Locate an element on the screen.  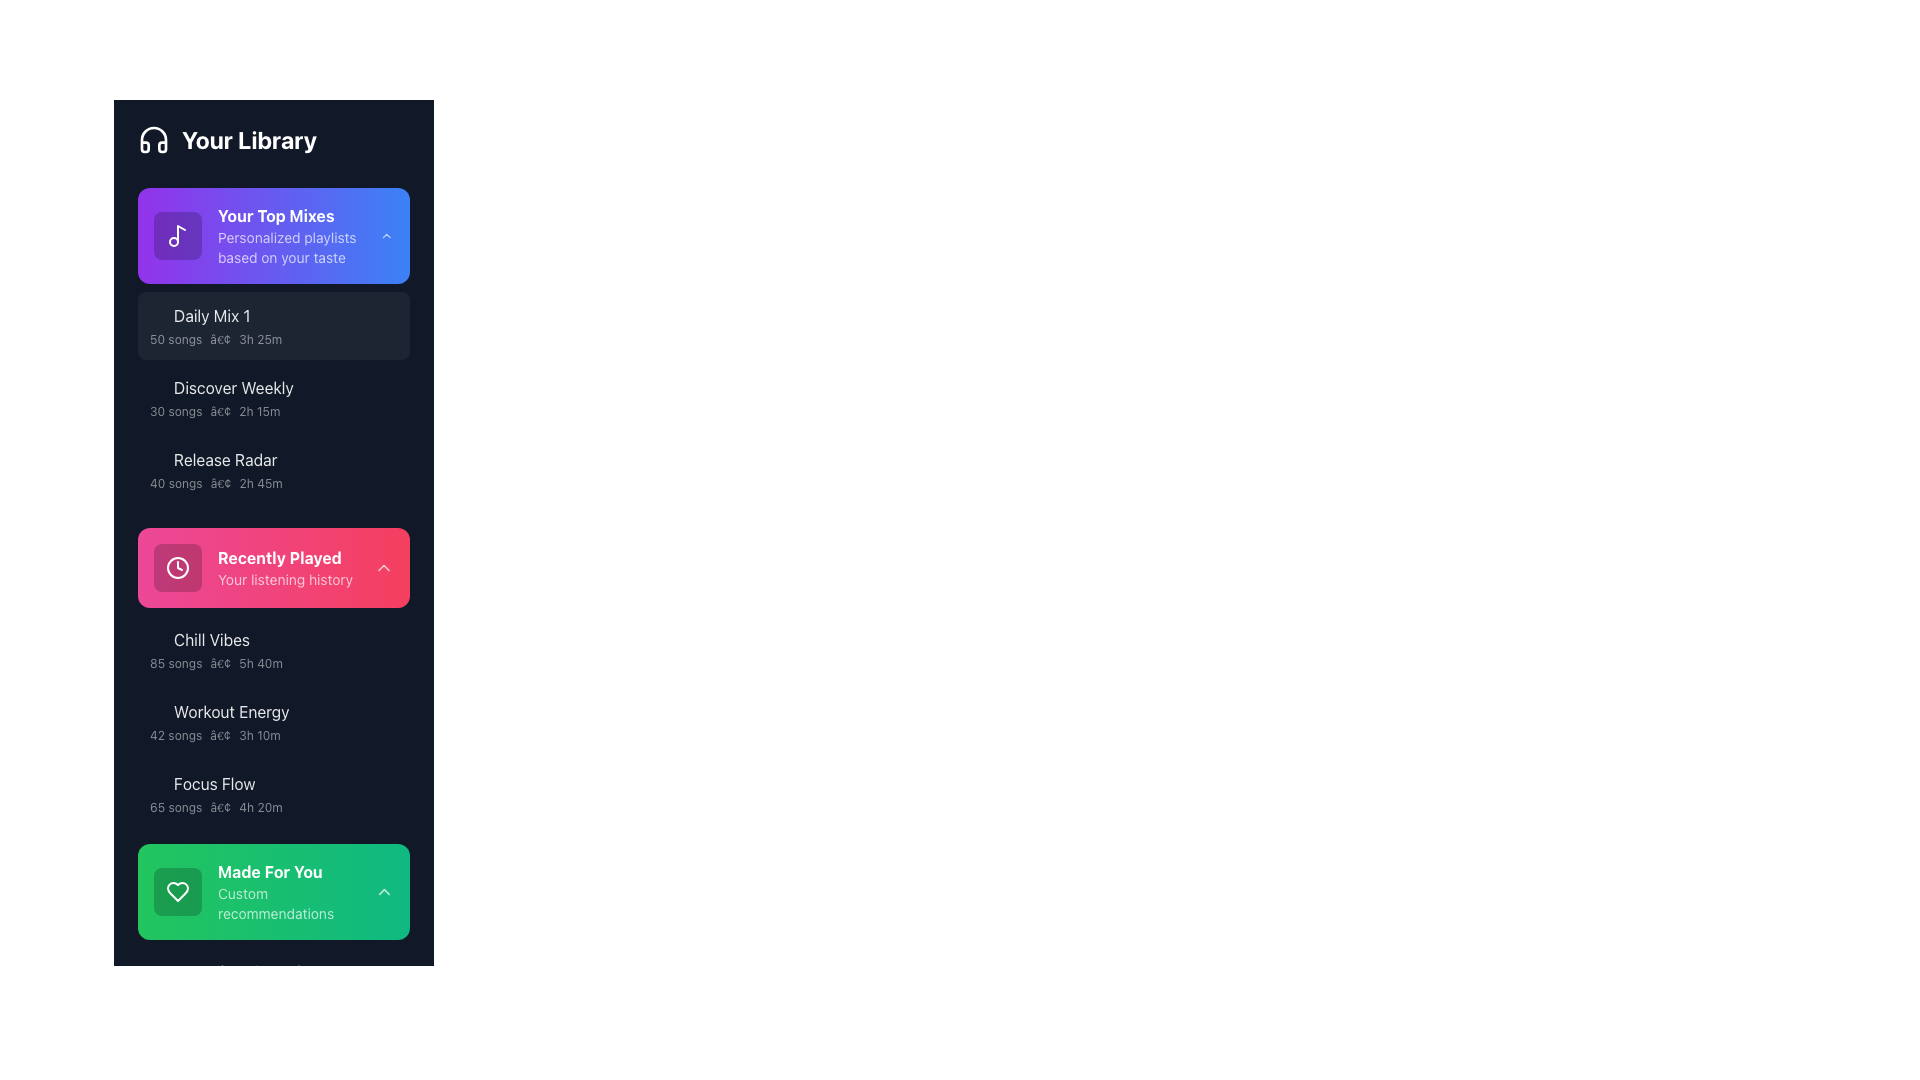
the 'Your Top Mixes' card in the music library interface is located at coordinates (272, 234).